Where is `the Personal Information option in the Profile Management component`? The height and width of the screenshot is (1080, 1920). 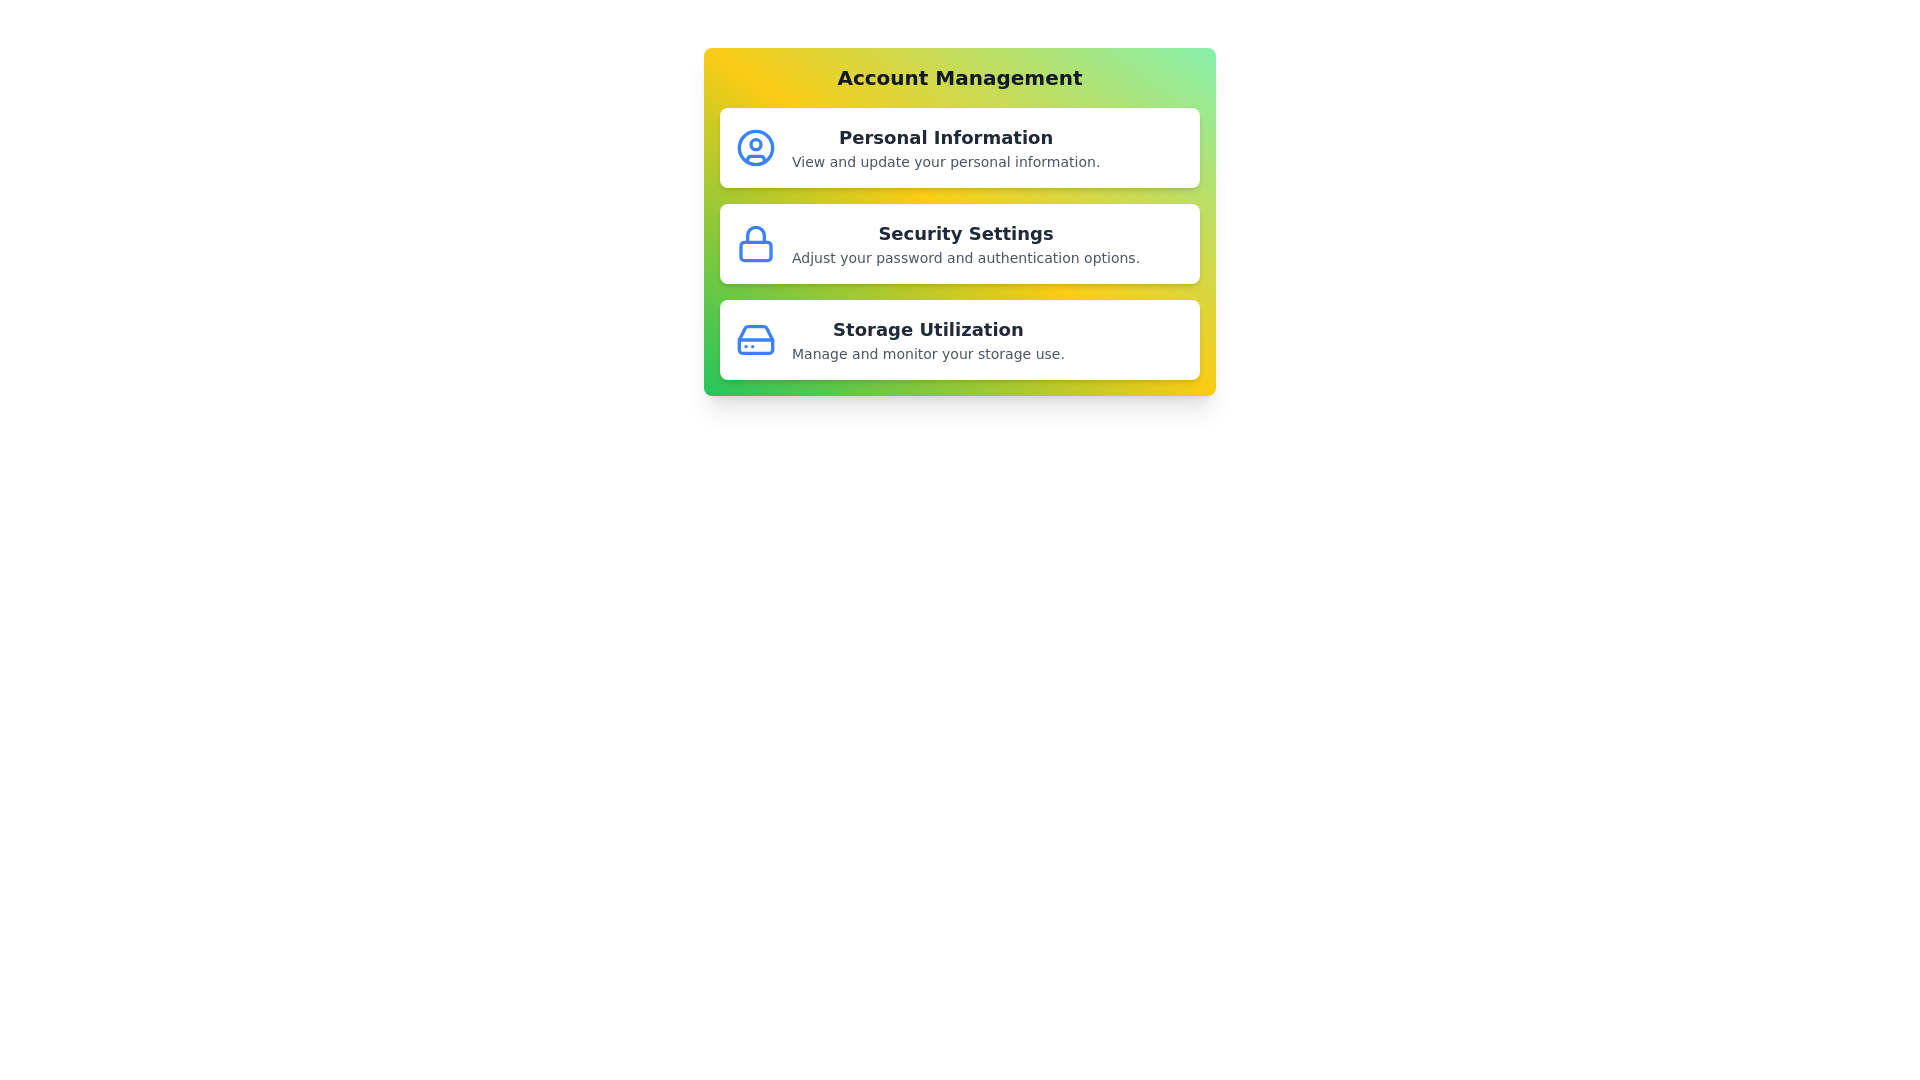 the Personal Information option in the Profile Management component is located at coordinates (960, 146).